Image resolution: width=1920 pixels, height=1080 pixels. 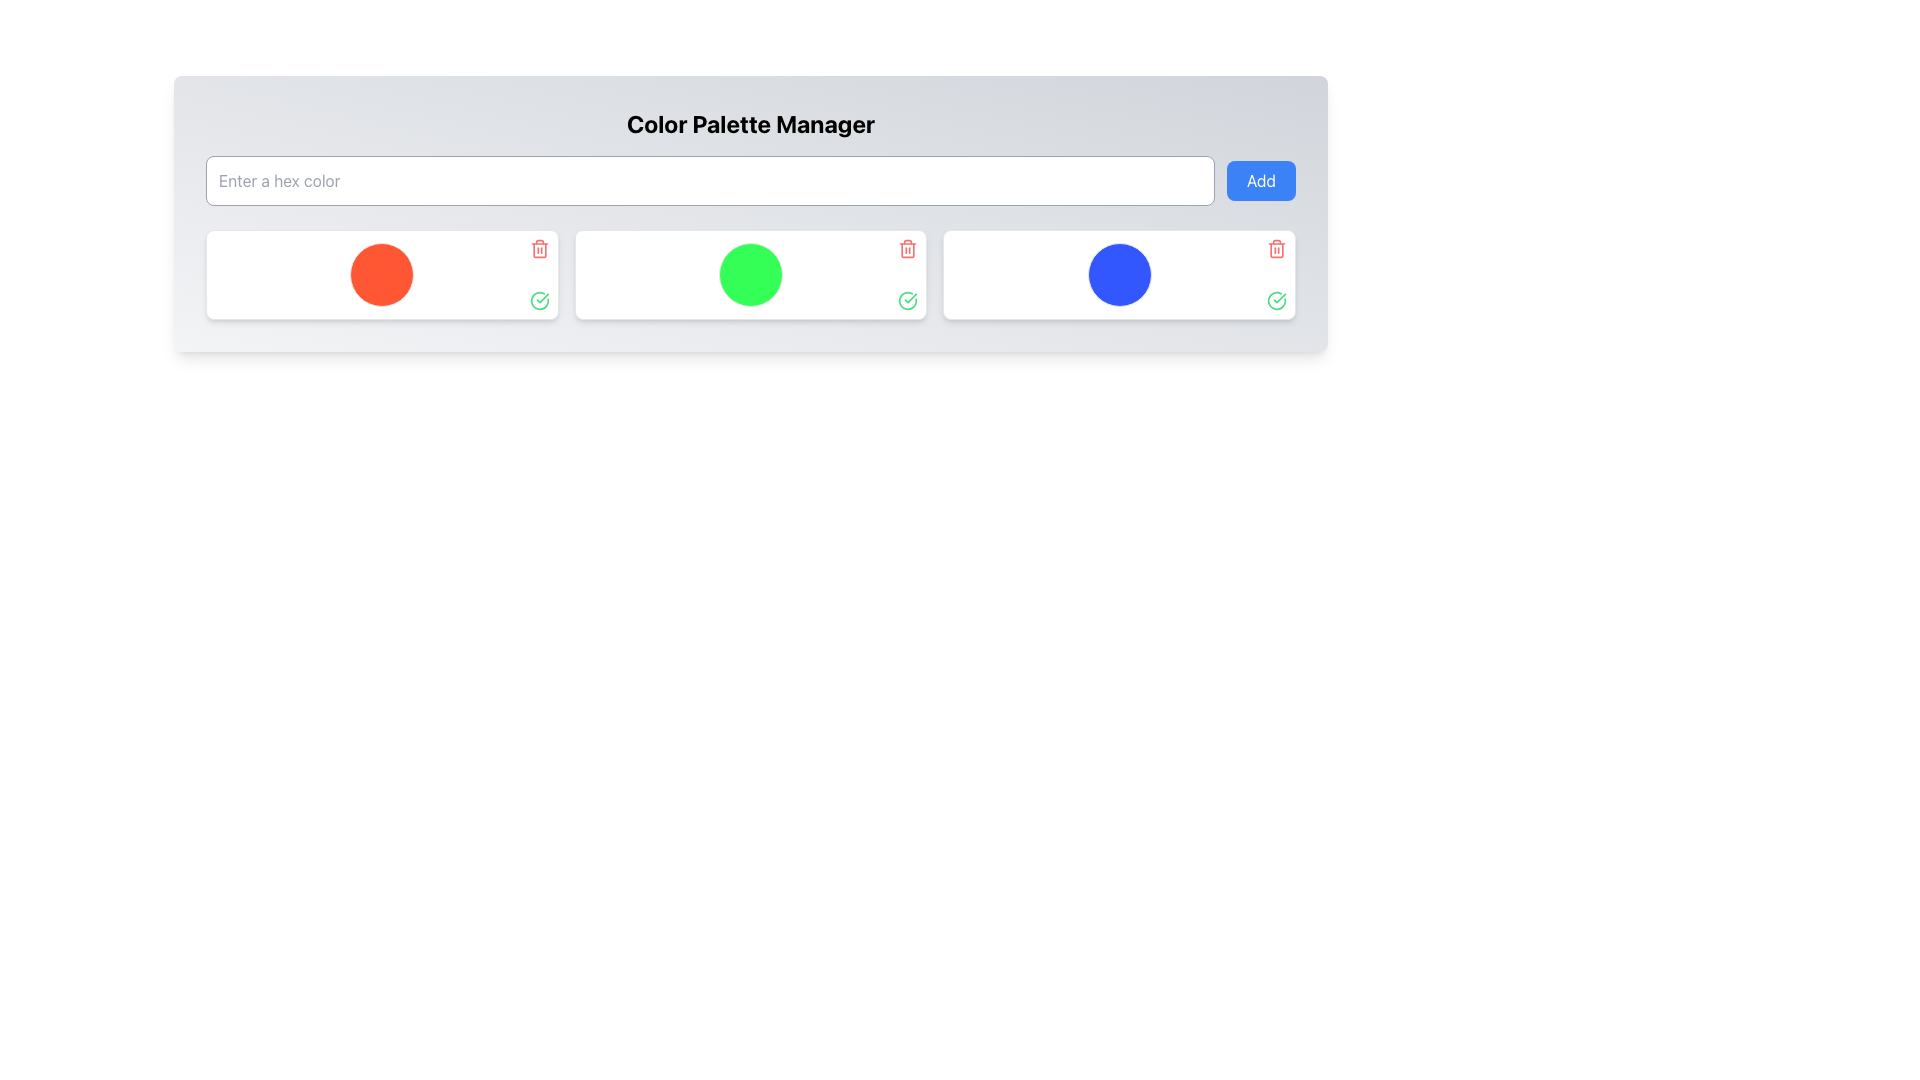 What do you see at coordinates (907, 300) in the screenshot?
I see `the confirmation icon located at the bottom-right corner of the green color card in a row of three cards` at bounding box center [907, 300].